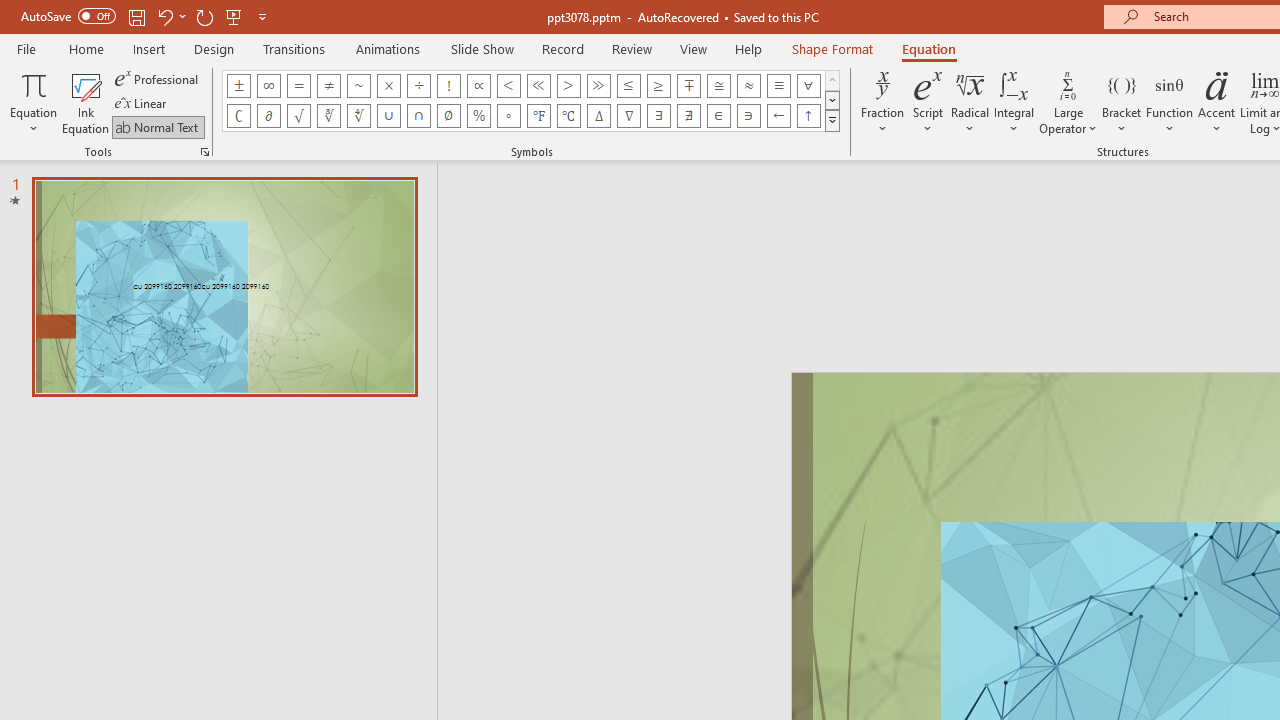  Describe the element at coordinates (359, 115) in the screenshot. I see `'Equation Symbol Fourth Root'` at that location.